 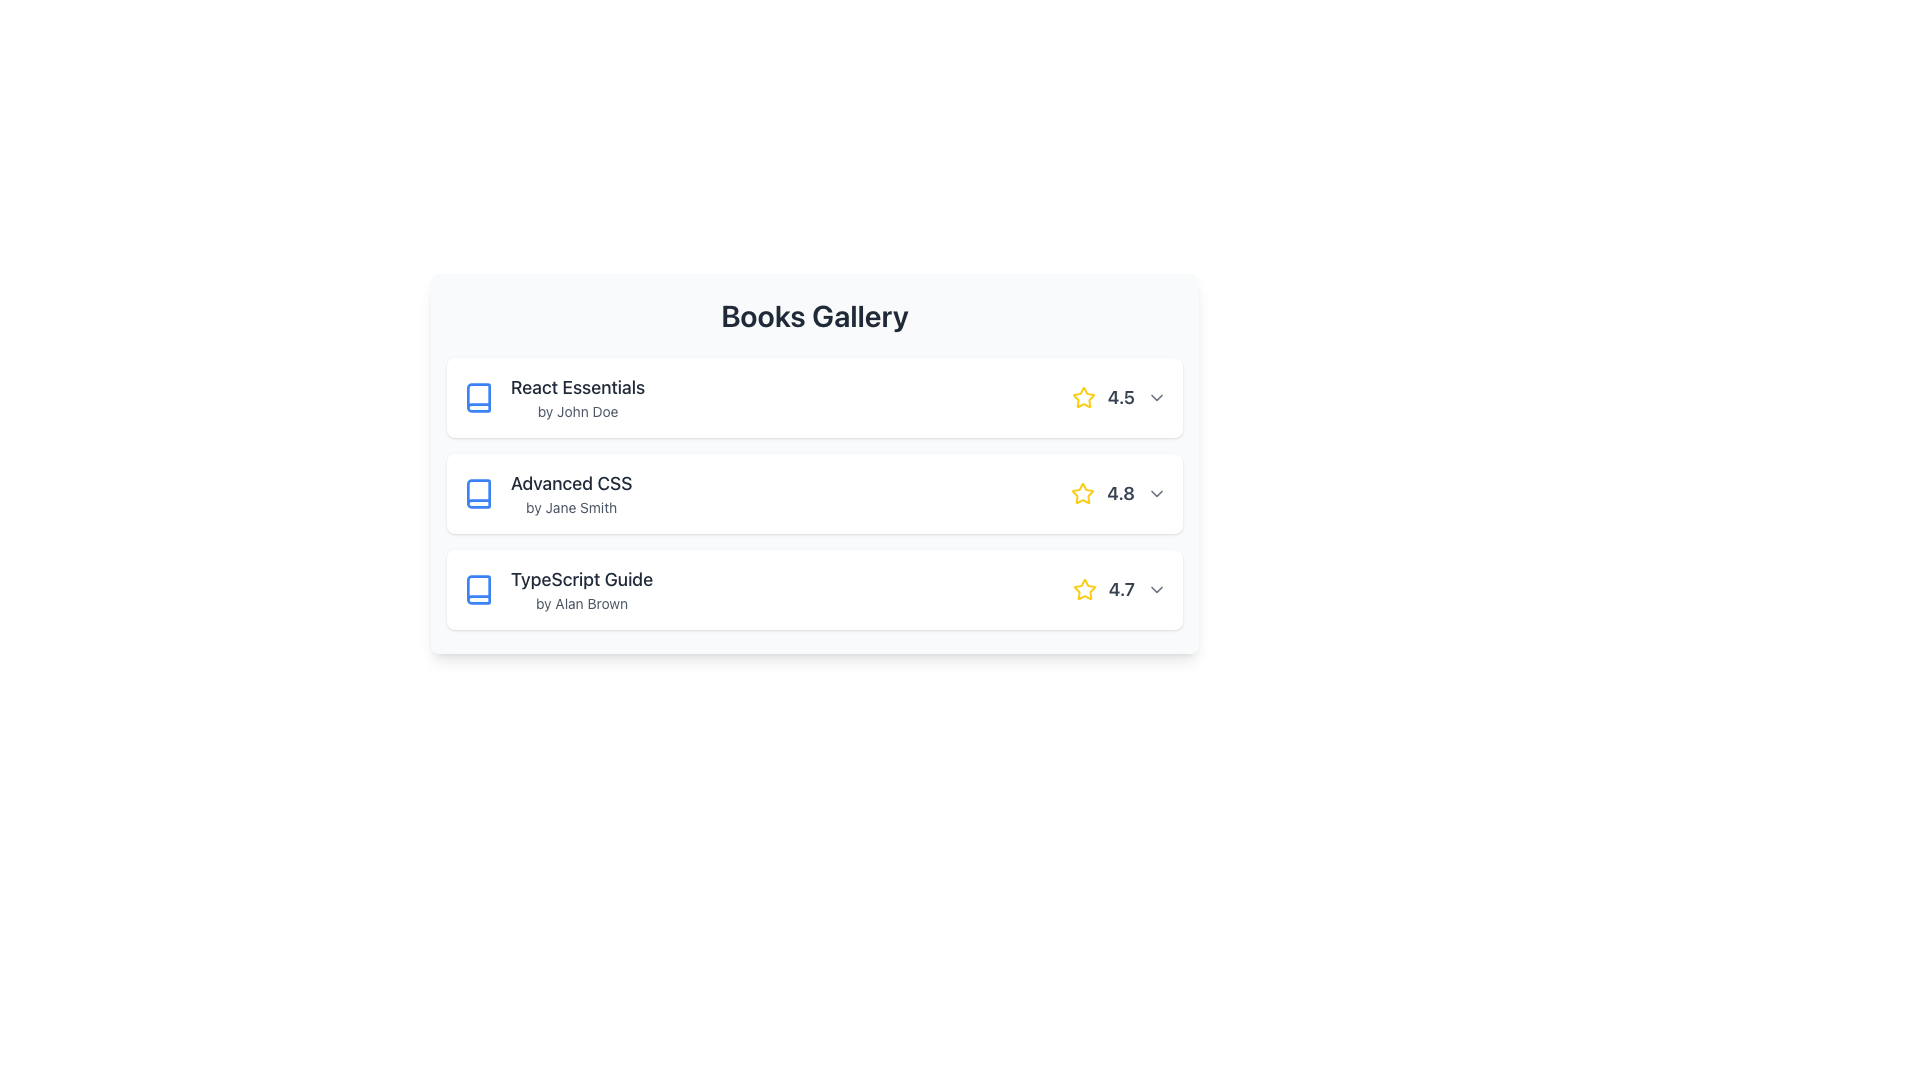 I want to click on the blue book icon located to the left of the text 'React Essentials by John Doe' in the 'Books Gallery' section, so click(x=478, y=397).